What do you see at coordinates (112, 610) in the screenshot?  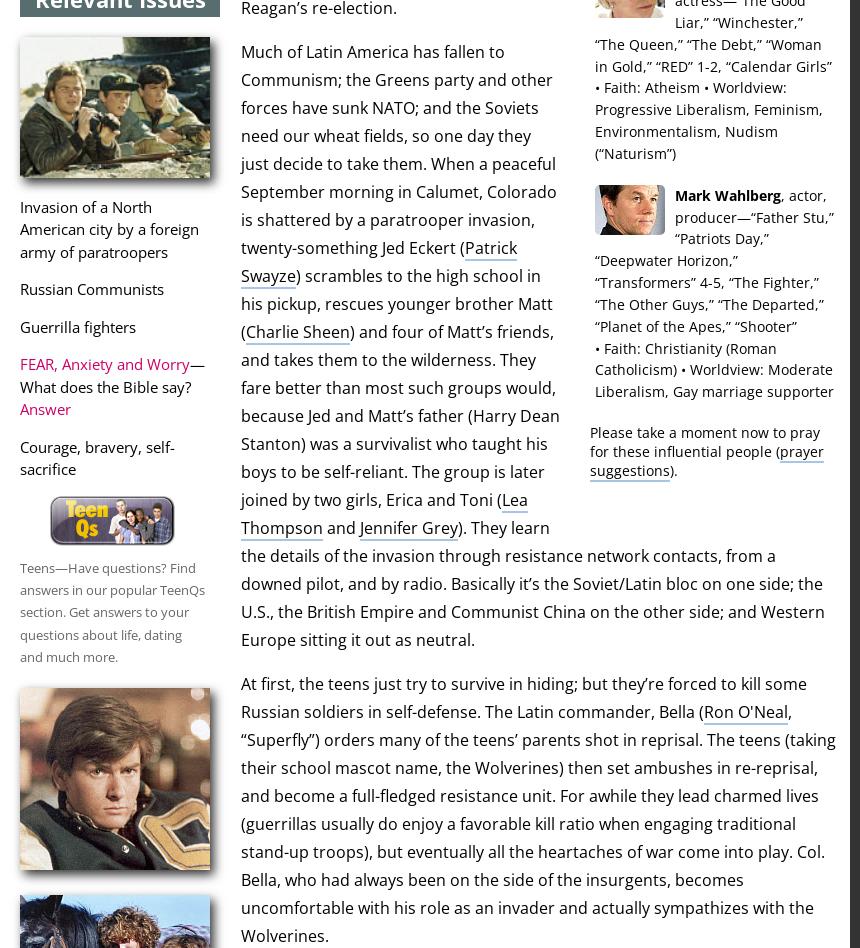 I see `'Teens—Have questions? Find answers in our popular TeenQs section. Get answers to your questions about life, dating and much more.'` at bounding box center [112, 610].